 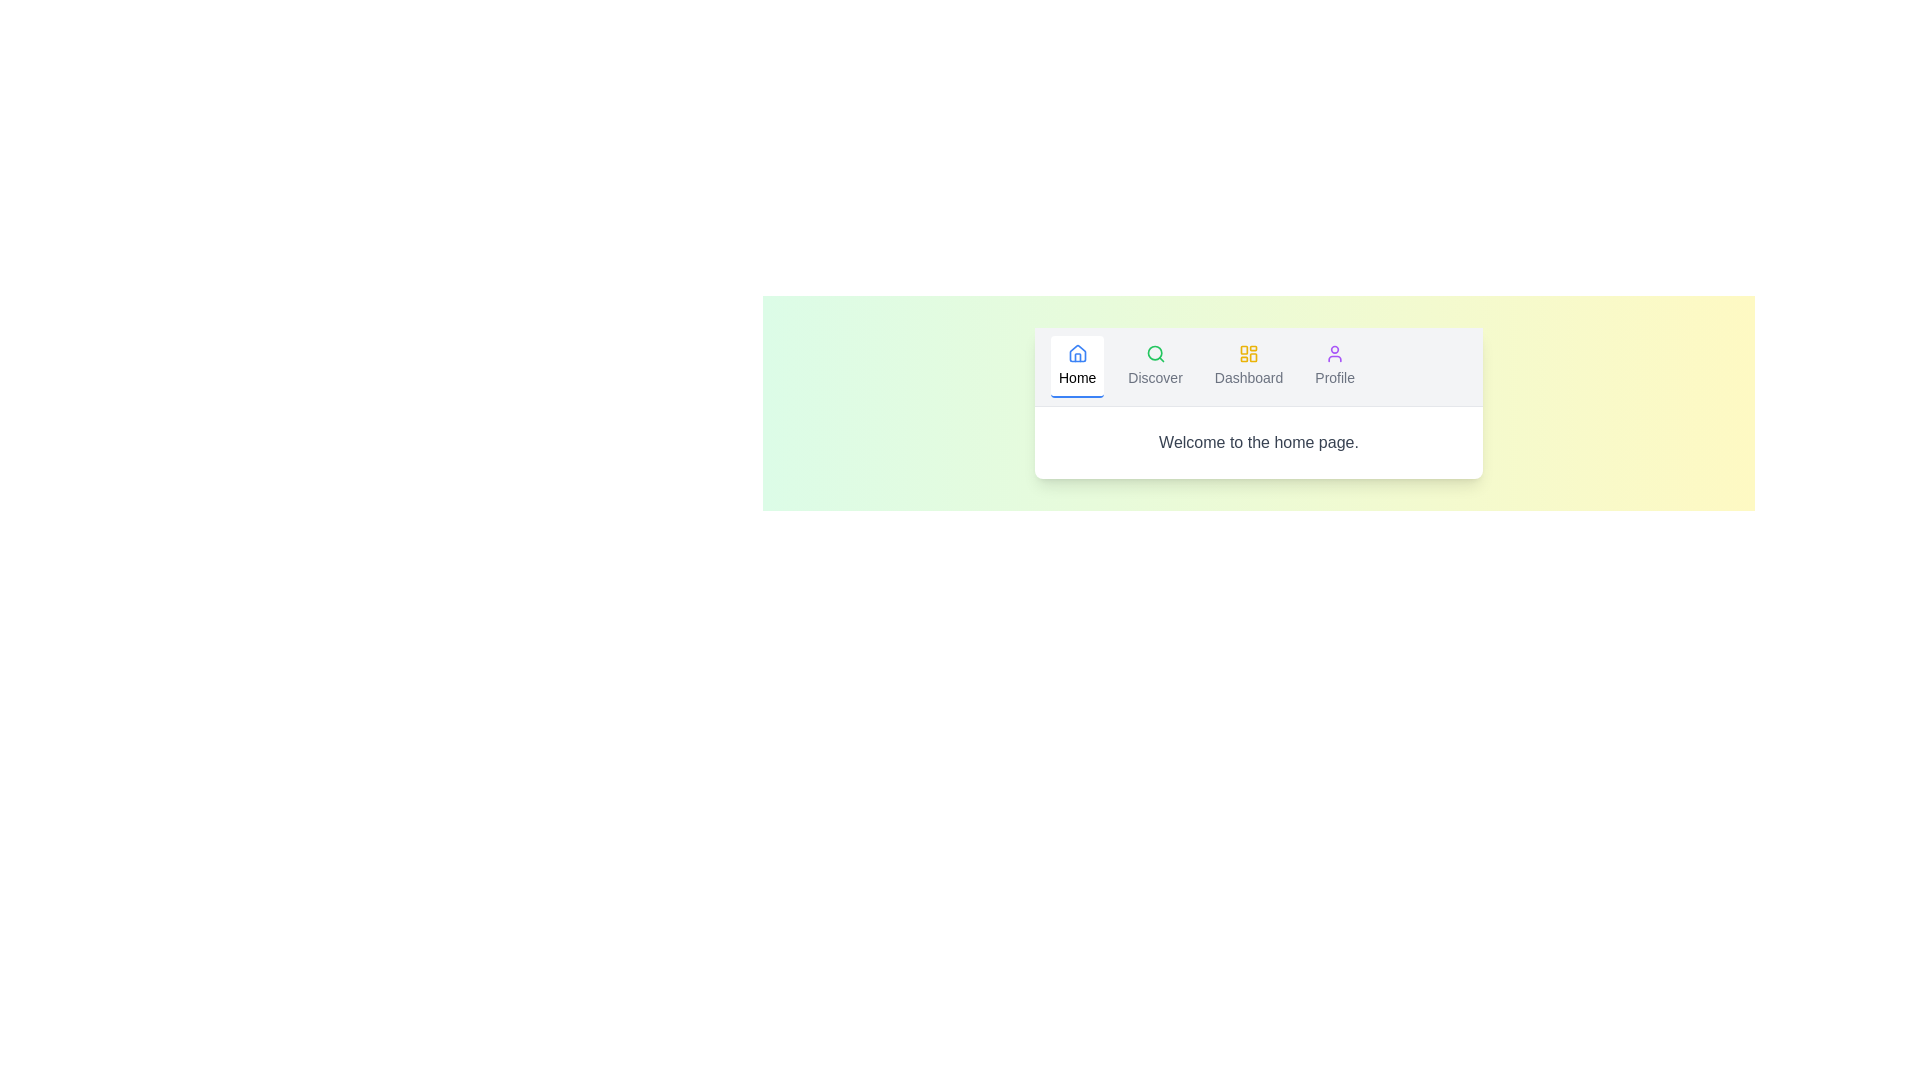 What do you see at coordinates (1155, 366) in the screenshot?
I see `the Discover tab to navigate to its content` at bounding box center [1155, 366].